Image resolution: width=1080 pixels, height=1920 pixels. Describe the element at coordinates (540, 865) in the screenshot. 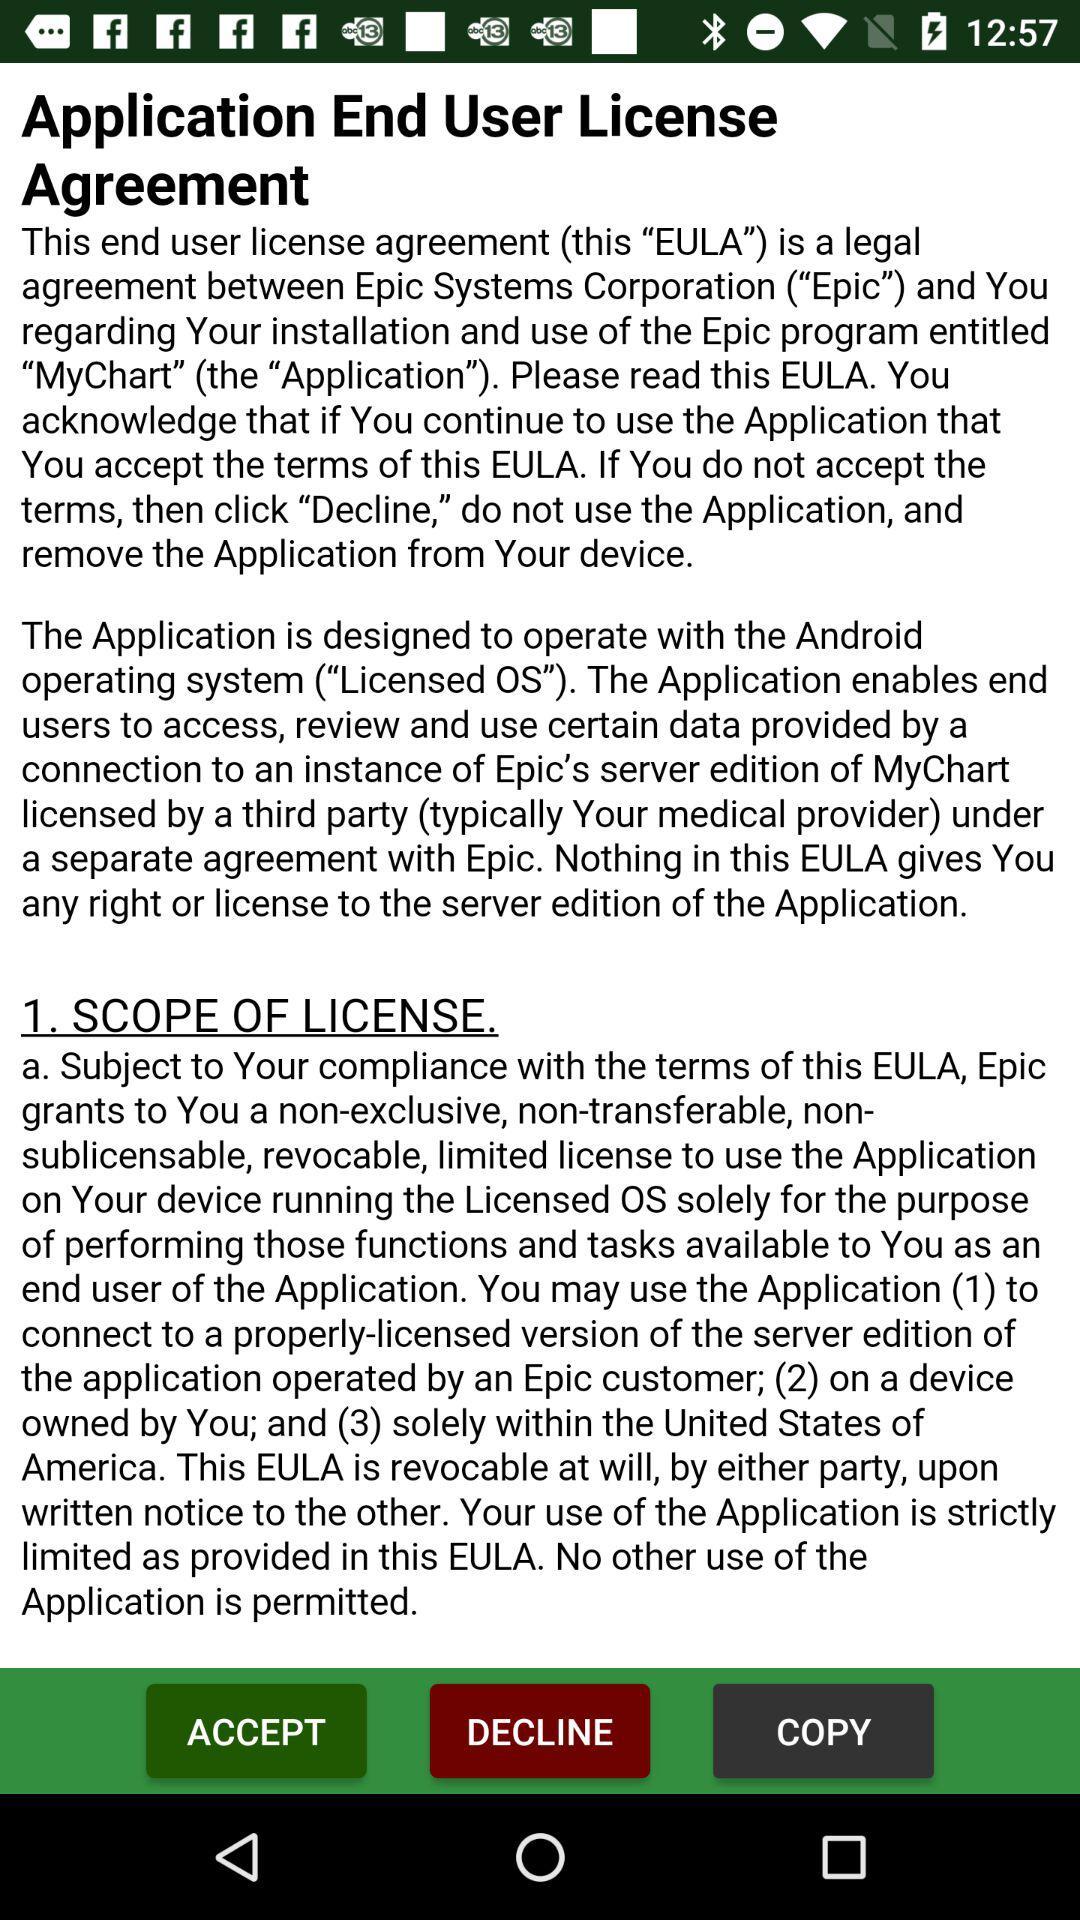

I see `agreement` at that location.